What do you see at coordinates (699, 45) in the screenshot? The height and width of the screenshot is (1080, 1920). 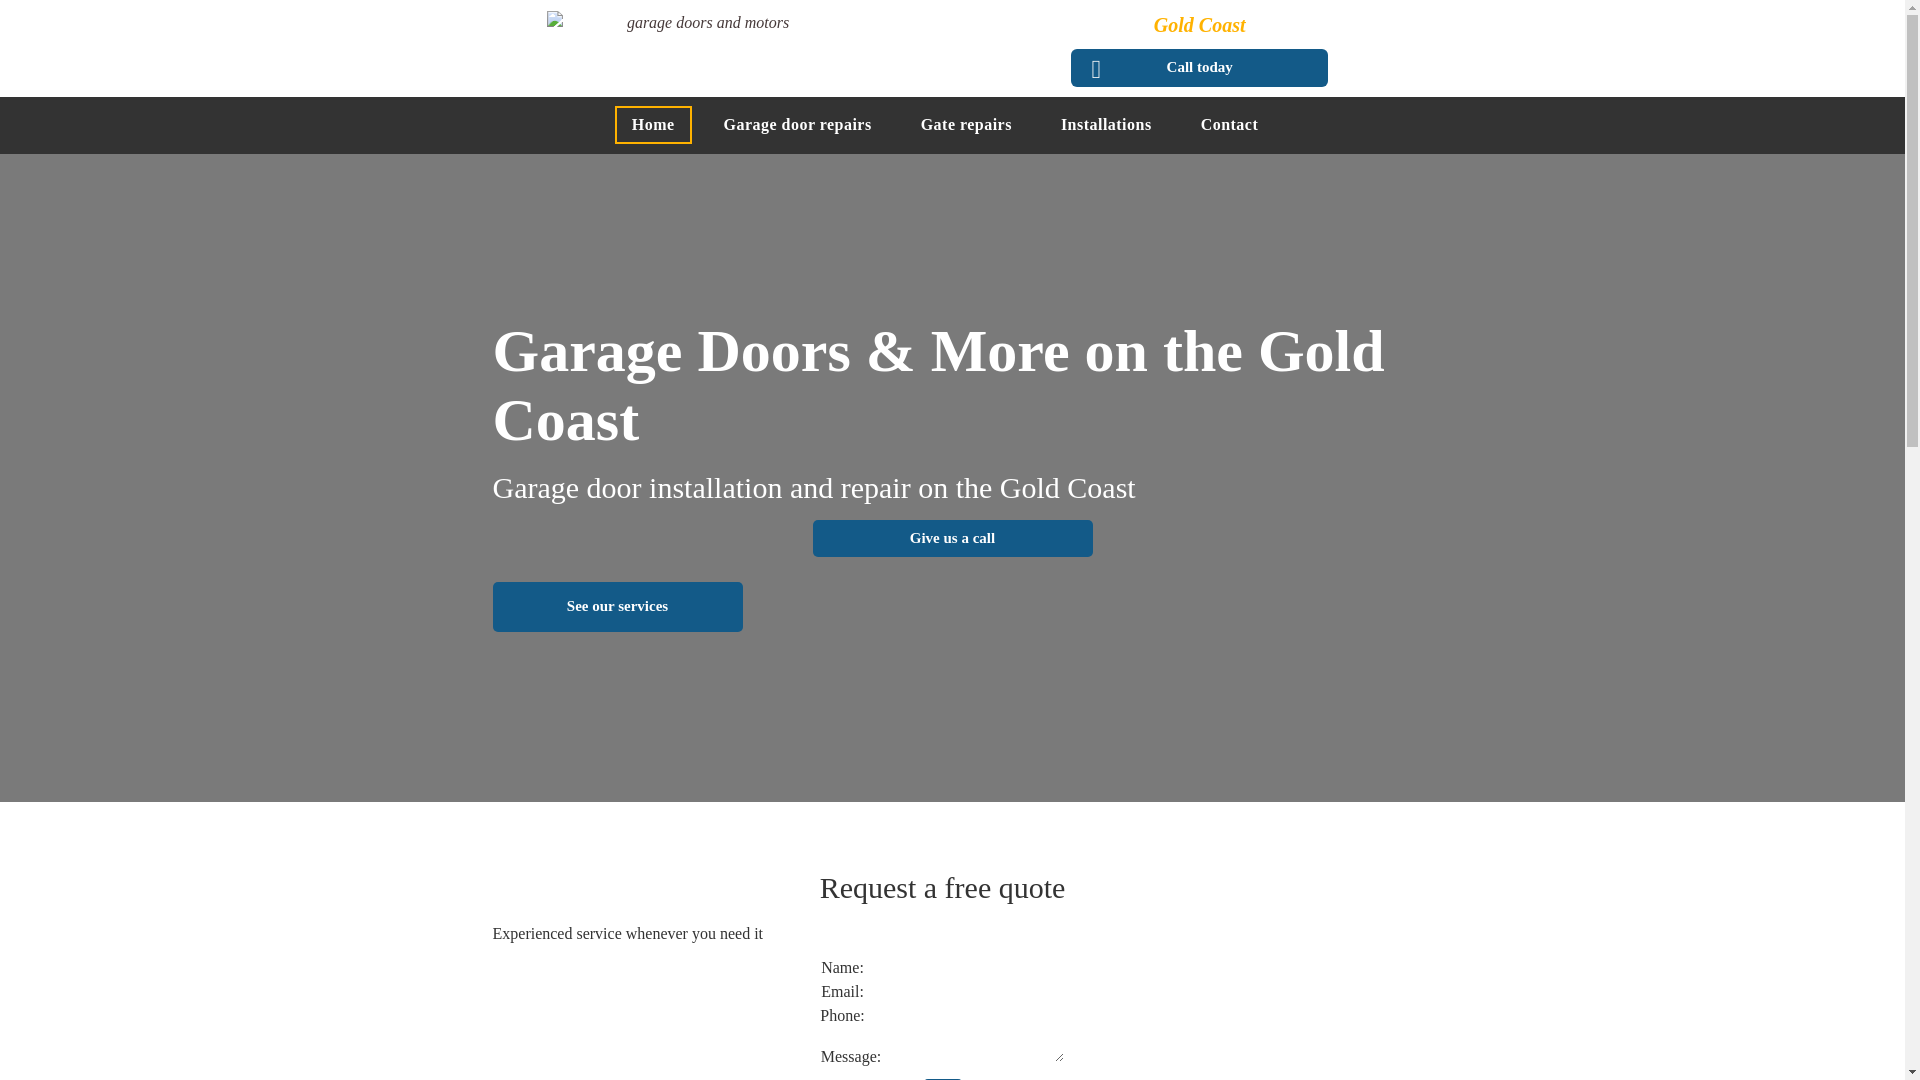 I see `'Garage Doors & Motors'` at bounding box center [699, 45].